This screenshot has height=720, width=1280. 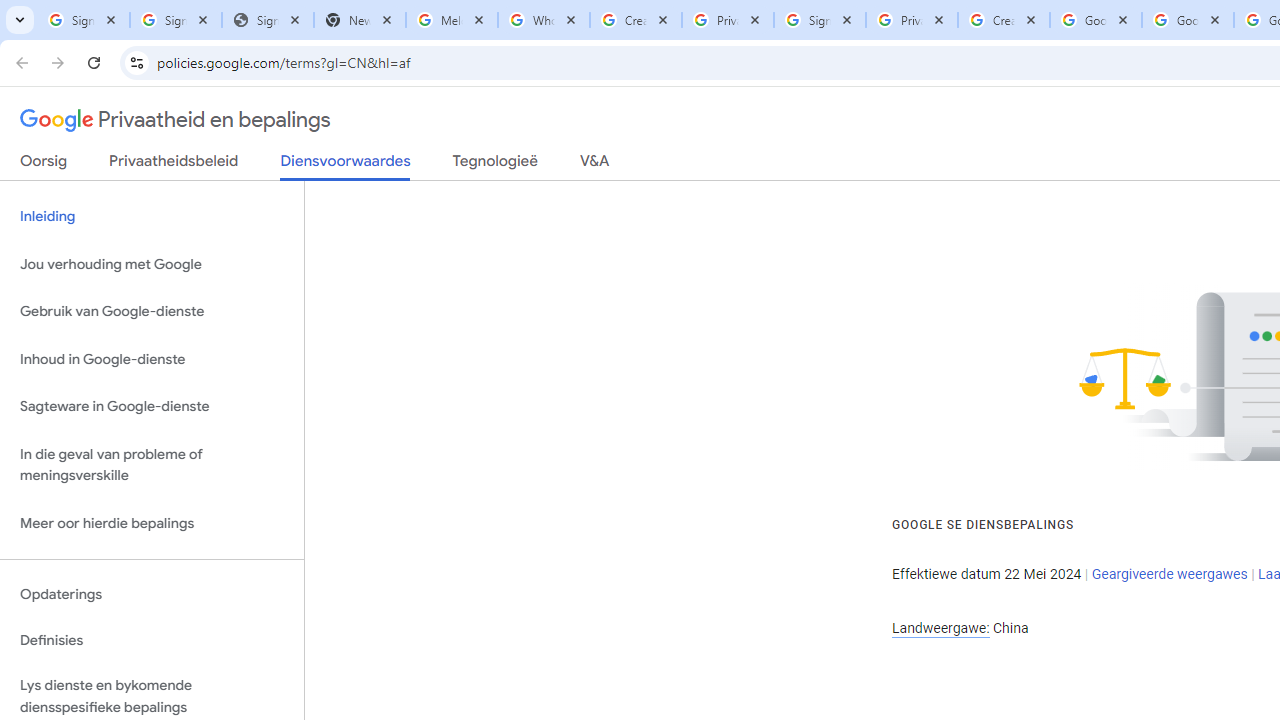 What do you see at coordinates (593, 164) in the screenshot?
I see `'V&A'` at bounding box center [593, 164].